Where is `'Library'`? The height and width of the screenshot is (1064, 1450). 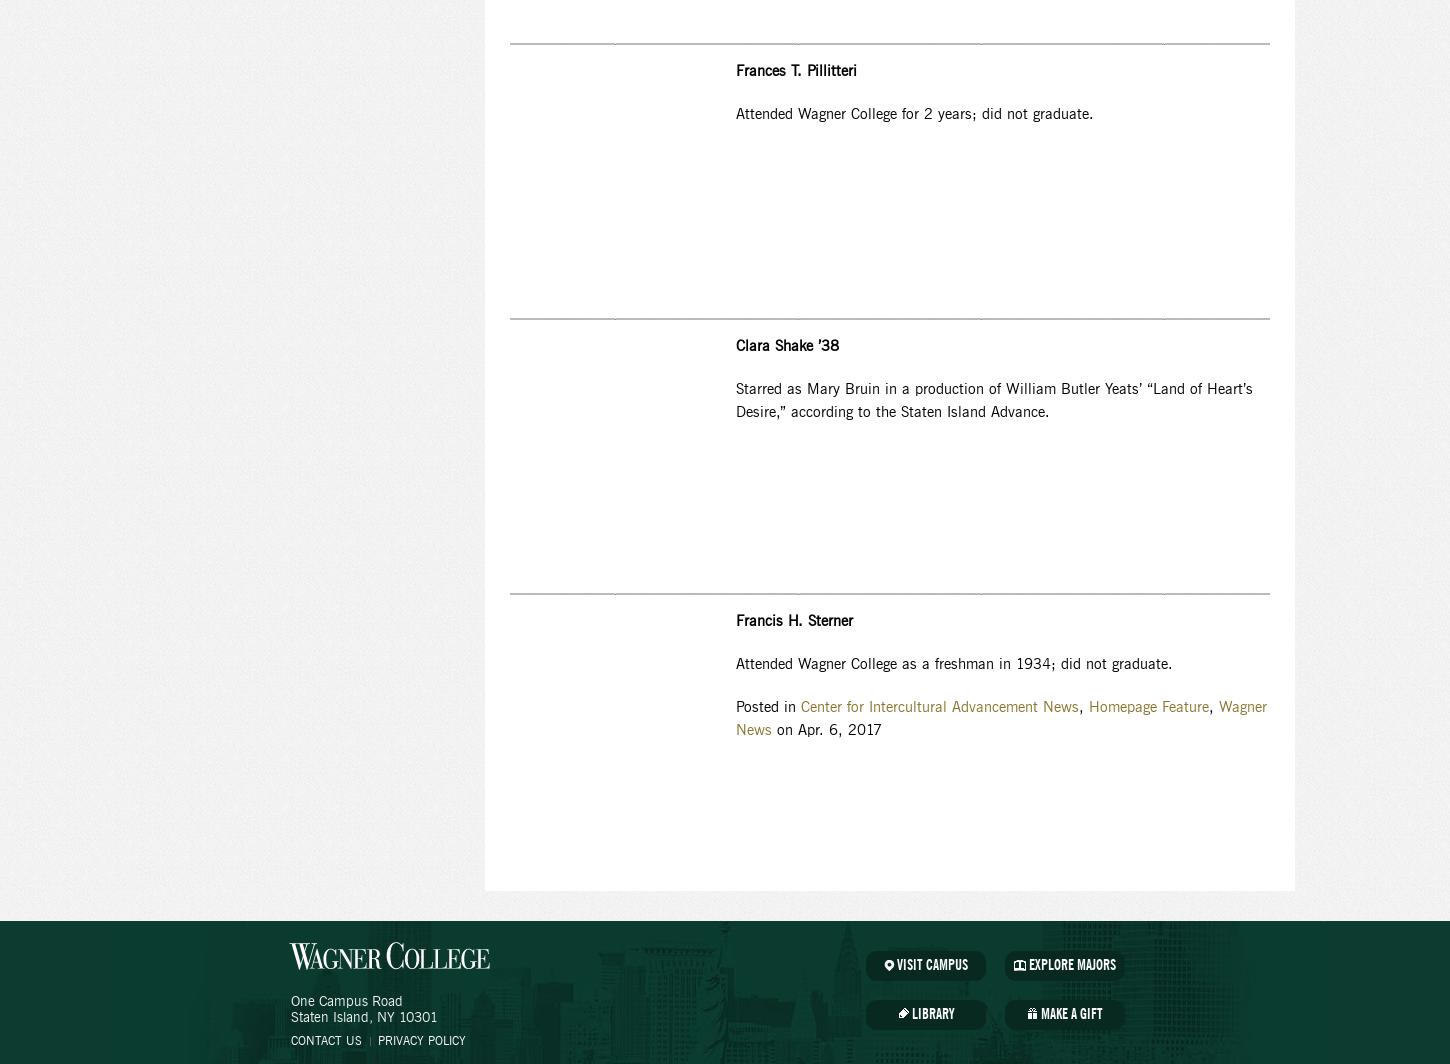 'Library' is located at coordinates (931, 1015).